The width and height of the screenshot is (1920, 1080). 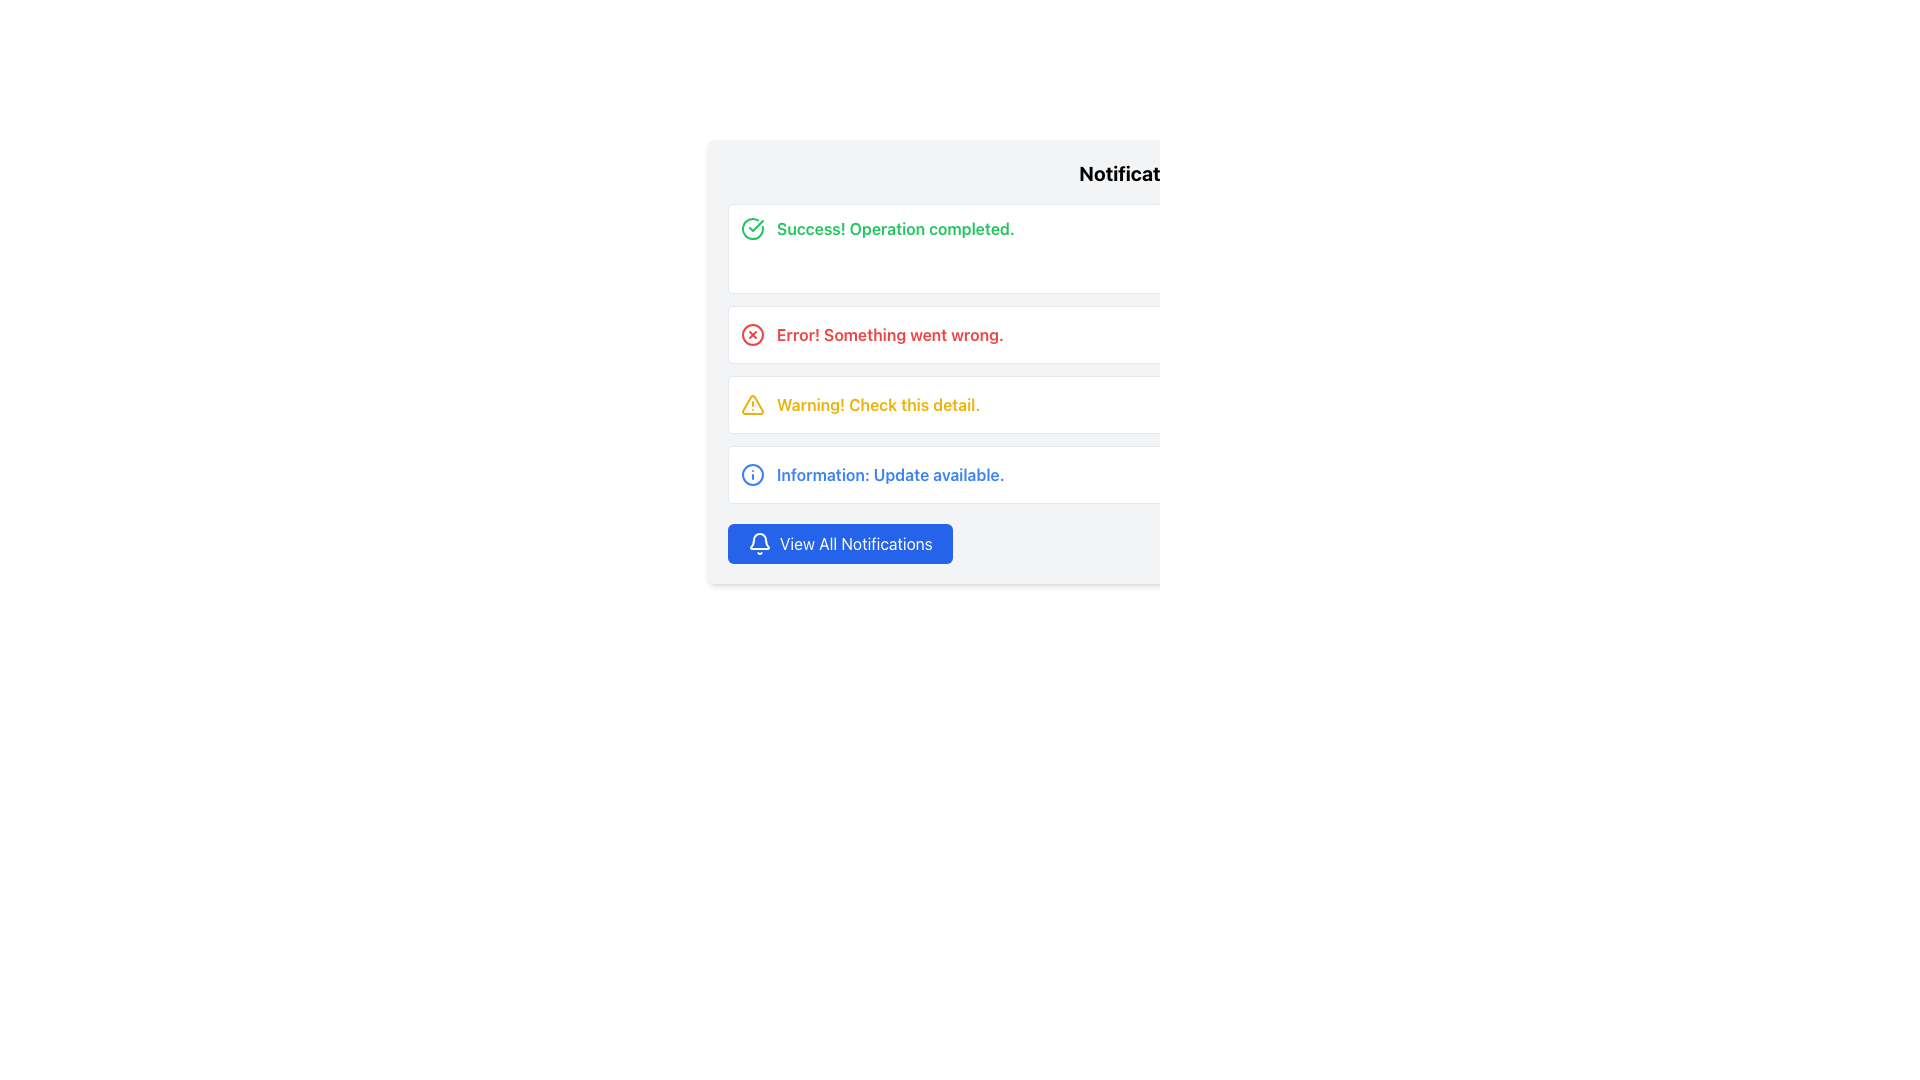 I want to click on the warning notification alert containing the message 'Warning! Check this detail.', so click(x=920, y=374).